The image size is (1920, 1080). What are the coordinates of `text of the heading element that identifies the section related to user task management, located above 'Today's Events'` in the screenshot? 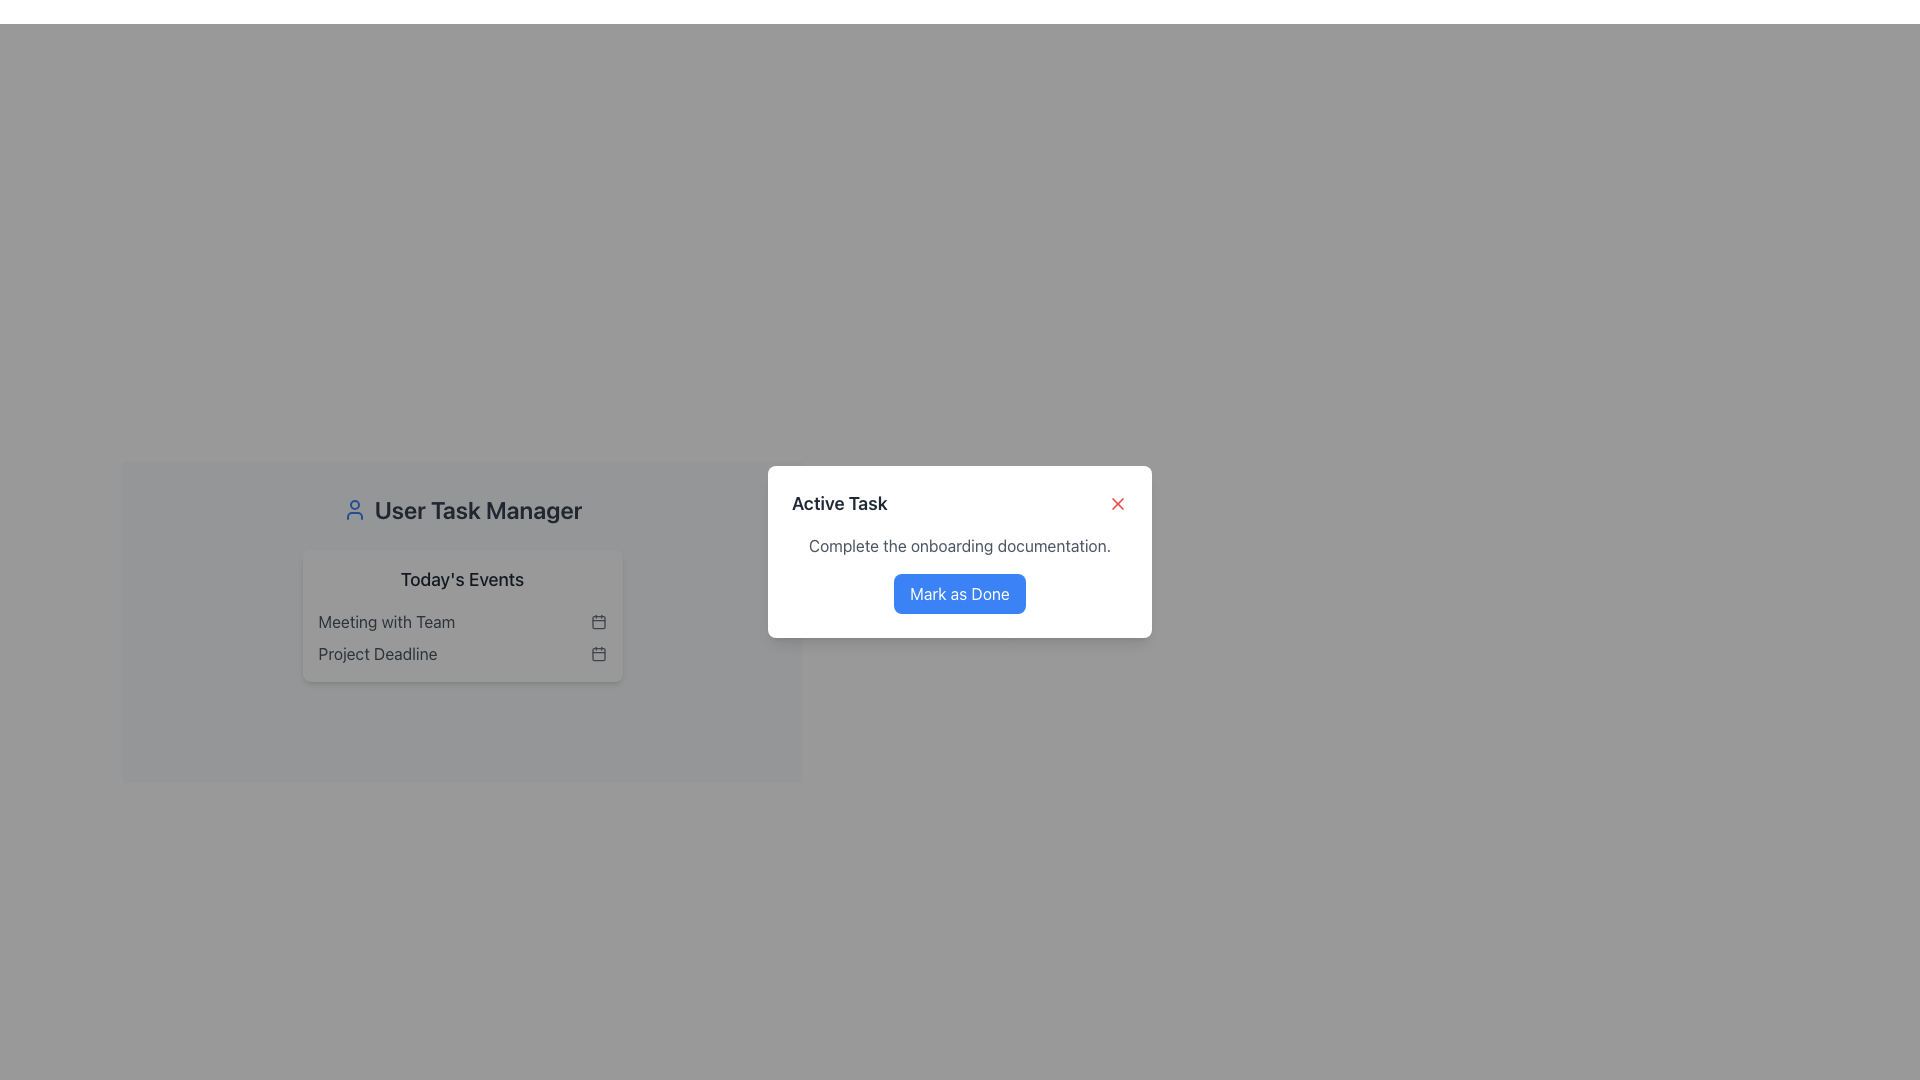 It's located at (461, 508).